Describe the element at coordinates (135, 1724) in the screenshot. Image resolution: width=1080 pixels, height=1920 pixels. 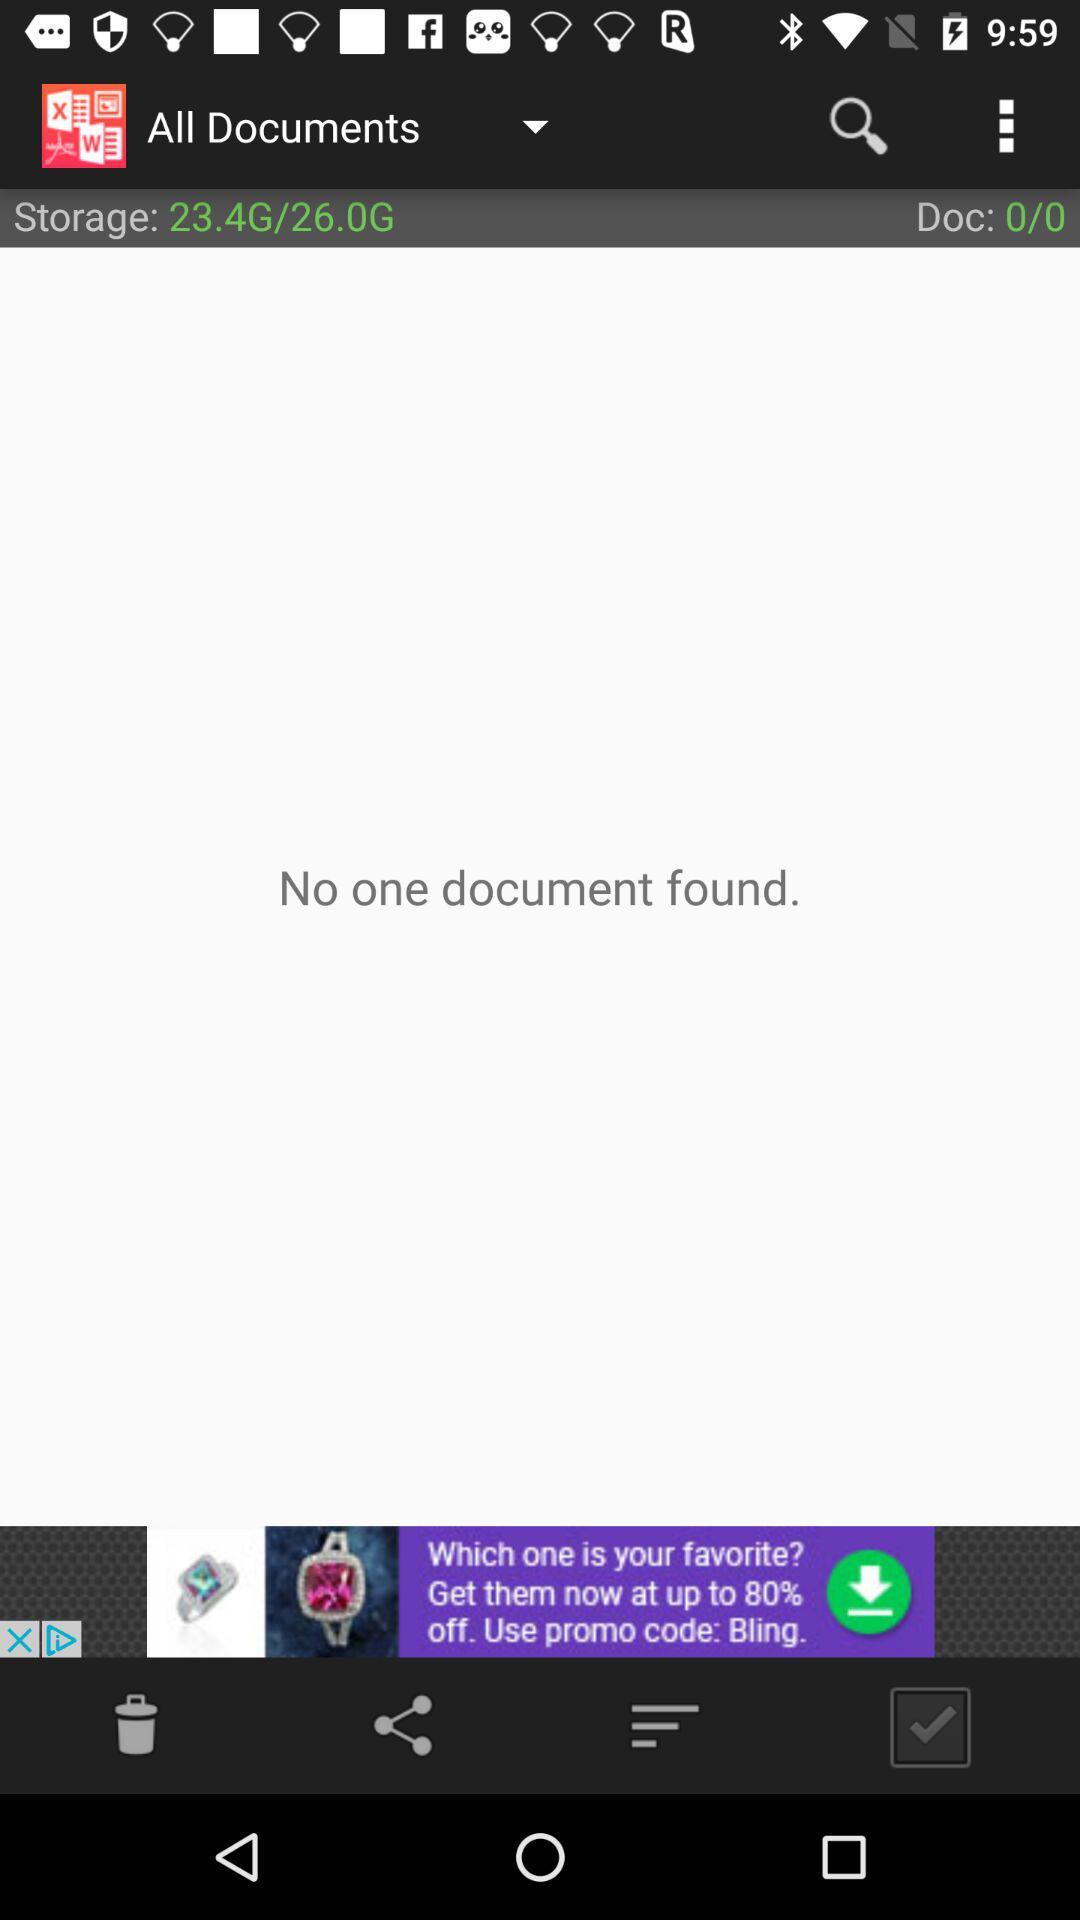
I see `the info icon` at that location.